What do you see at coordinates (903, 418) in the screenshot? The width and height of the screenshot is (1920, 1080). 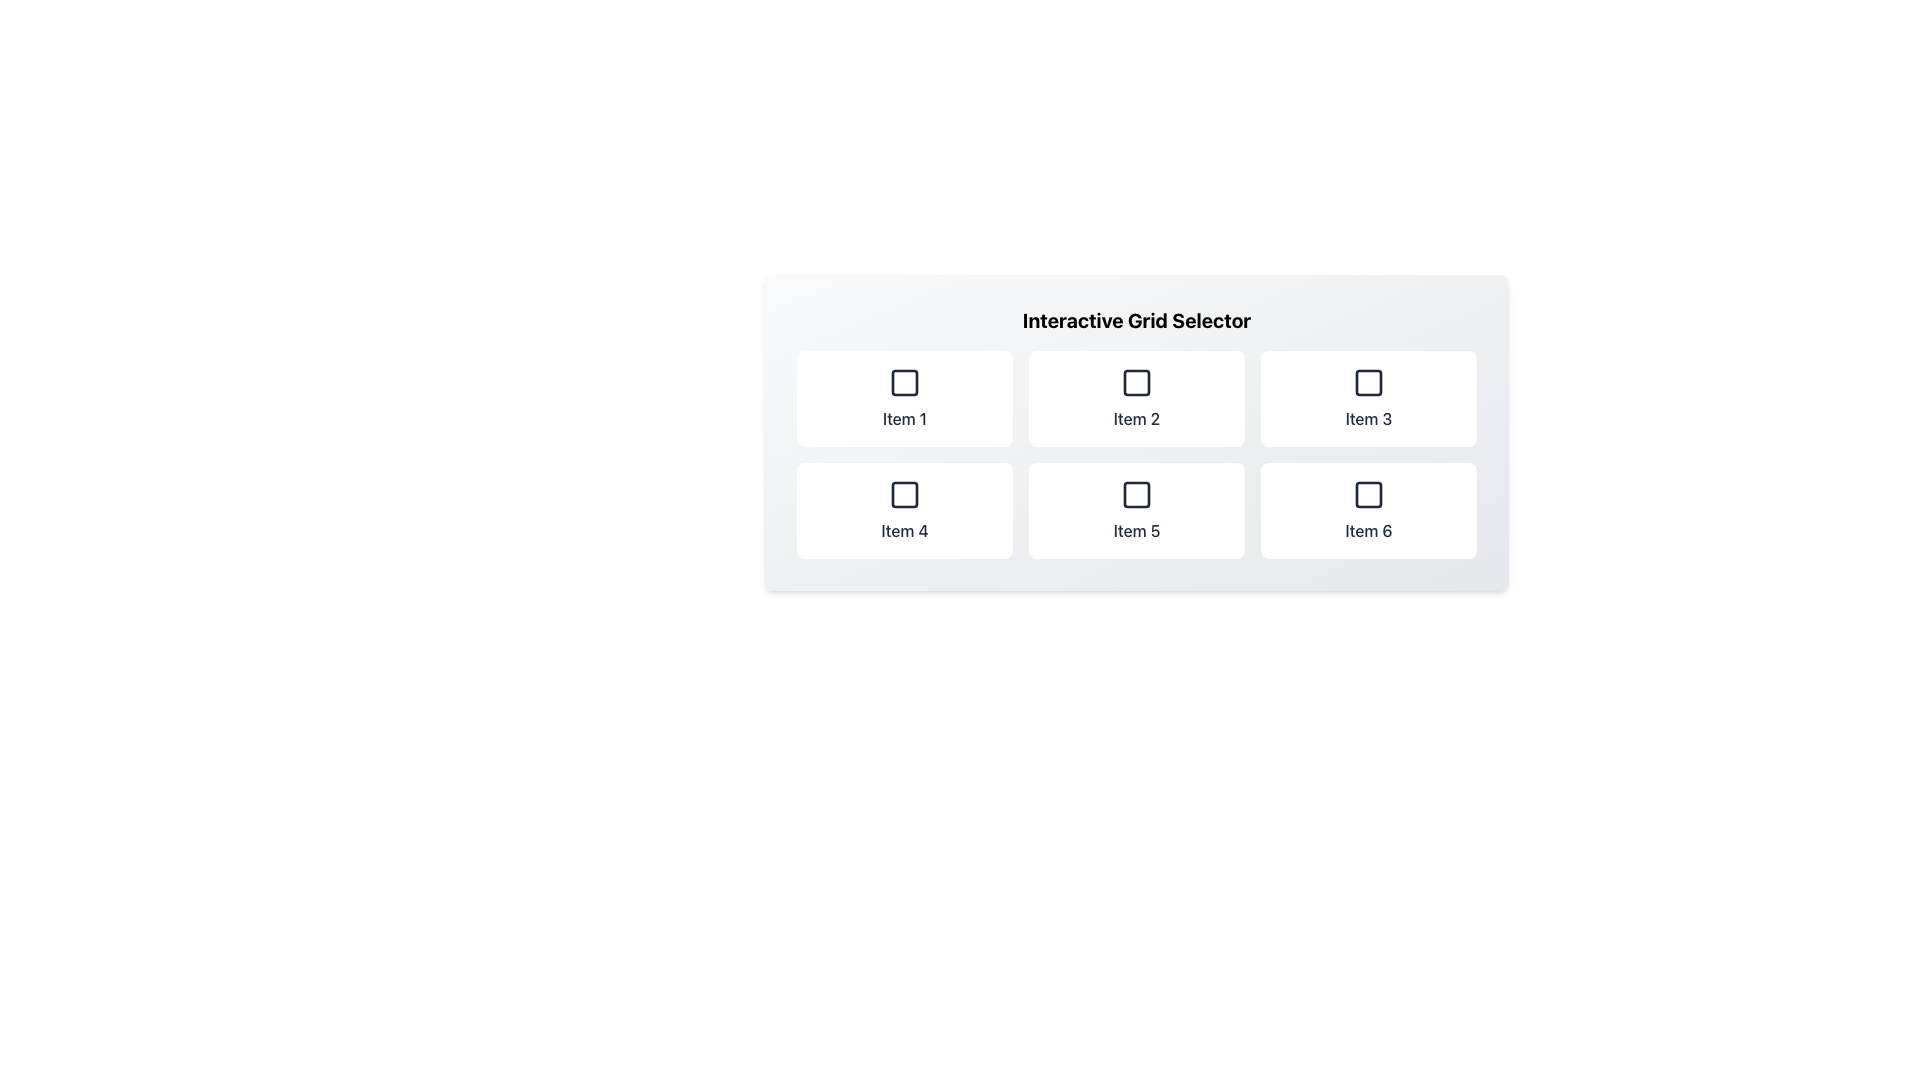 I see `the Text Label that identifies the grid item as 'Item 1', which is located under the top-left item of a 2x3 grid layout` at bounding box center [903, 418].